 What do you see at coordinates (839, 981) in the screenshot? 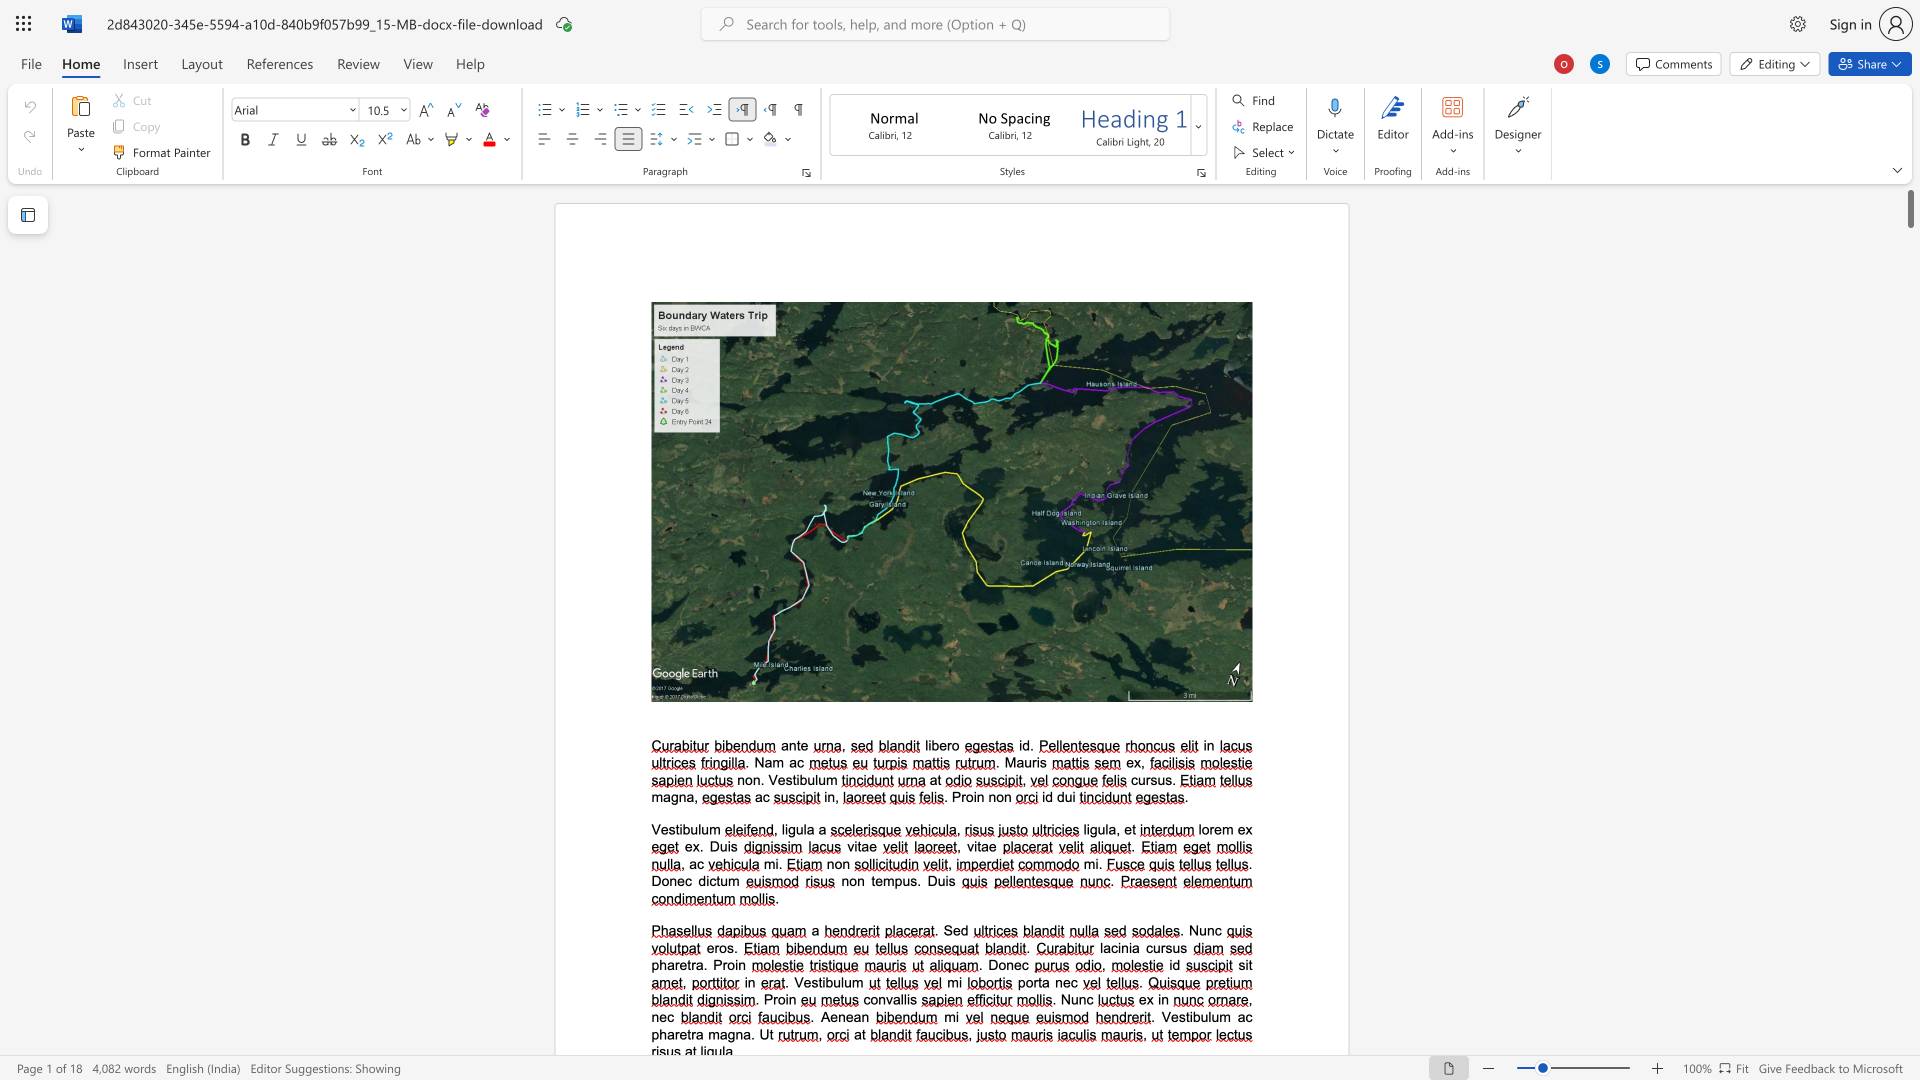
I see `the space between the continuous character "u" and "l" in the text` at bounding box center [839, 981].